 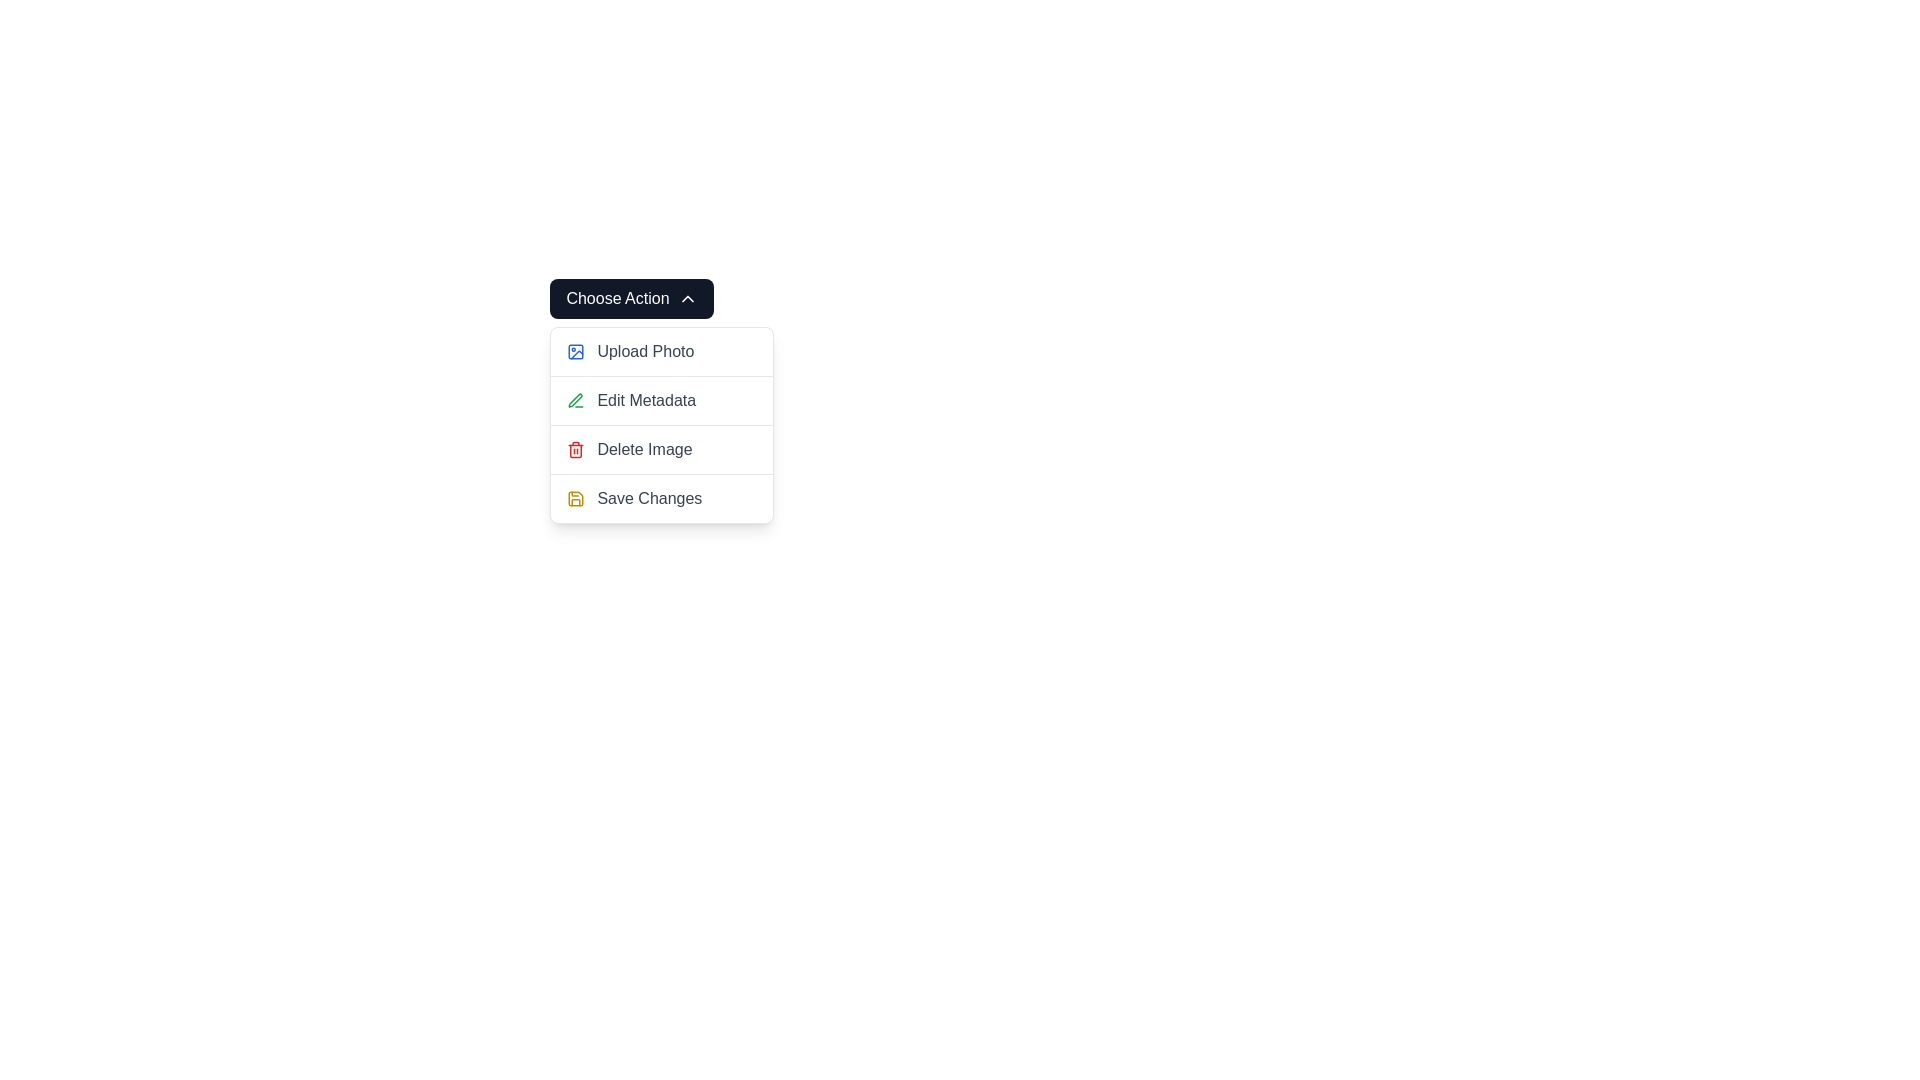 I want to click on the upper-left portion of the yellow save icon, which is part of the 'Save Changes' dropdown menu, so click(x=575, y=497).